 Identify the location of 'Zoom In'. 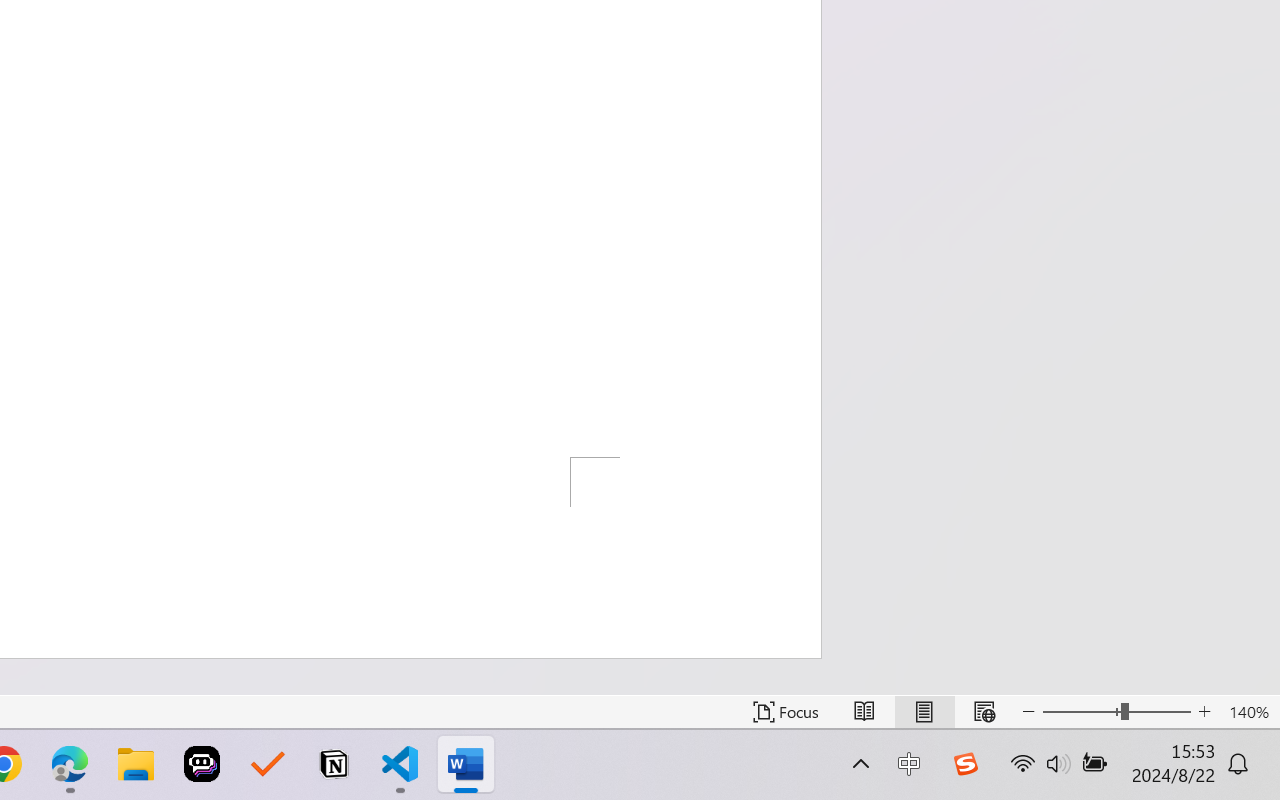
(1204, 711).